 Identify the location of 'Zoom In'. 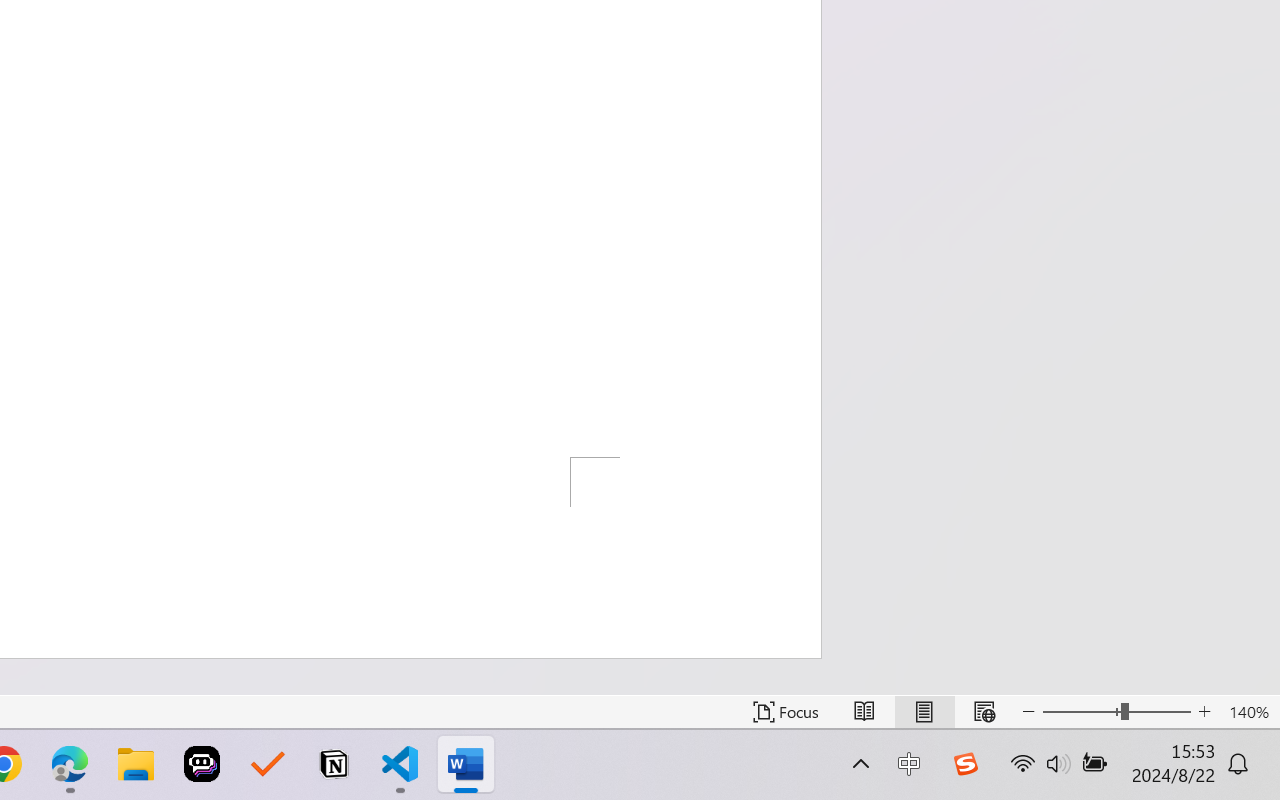
(1204, 711).